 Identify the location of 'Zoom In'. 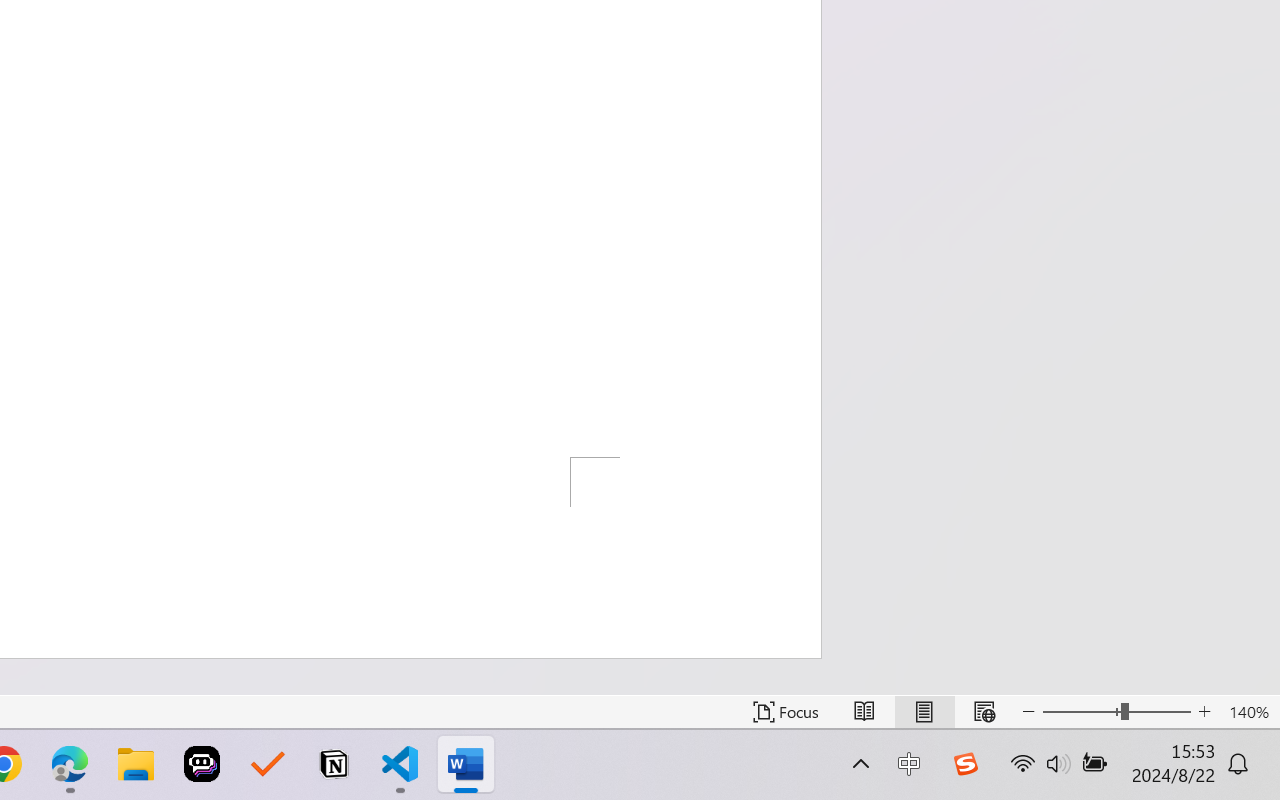
(1204, 711).